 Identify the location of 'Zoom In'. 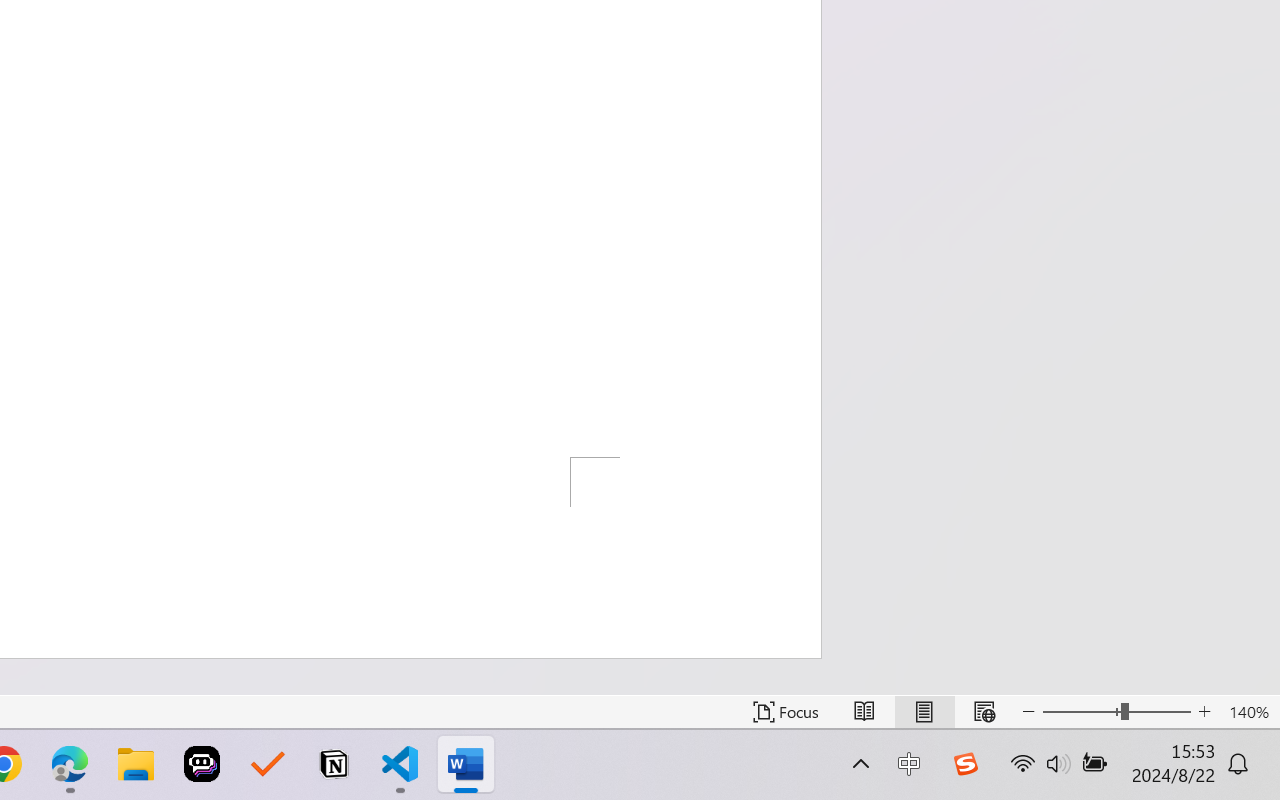
(1204, 711).